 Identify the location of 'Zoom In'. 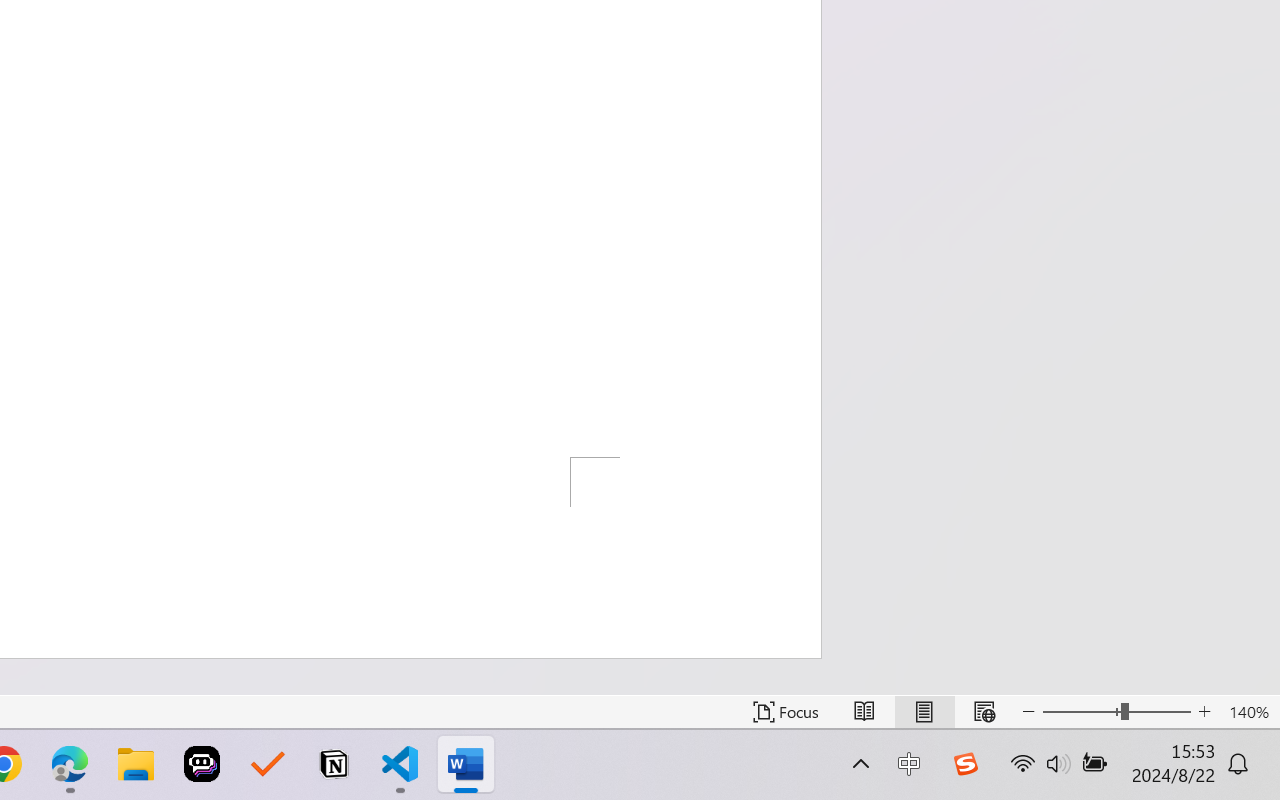
(1204, 711).